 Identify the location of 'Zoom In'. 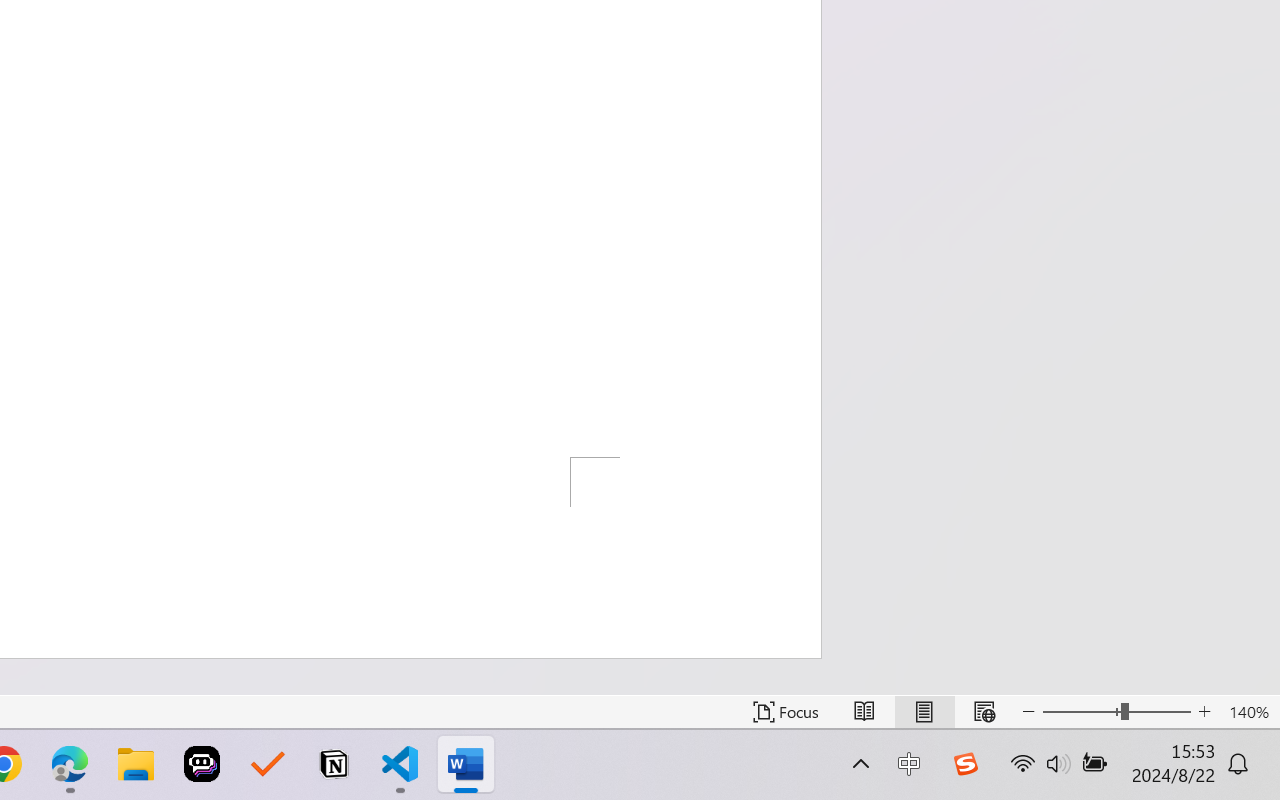
(1204, 711).